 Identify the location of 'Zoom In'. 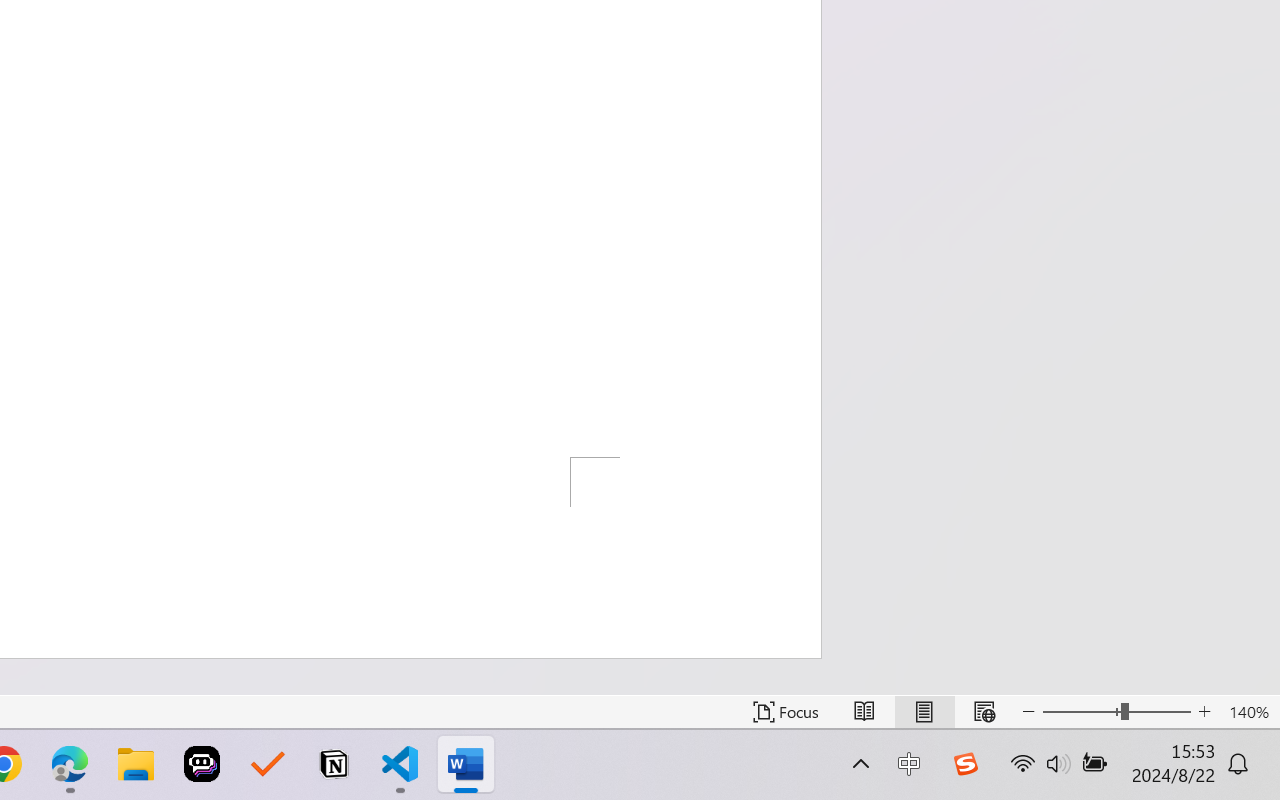
(1204, 711).